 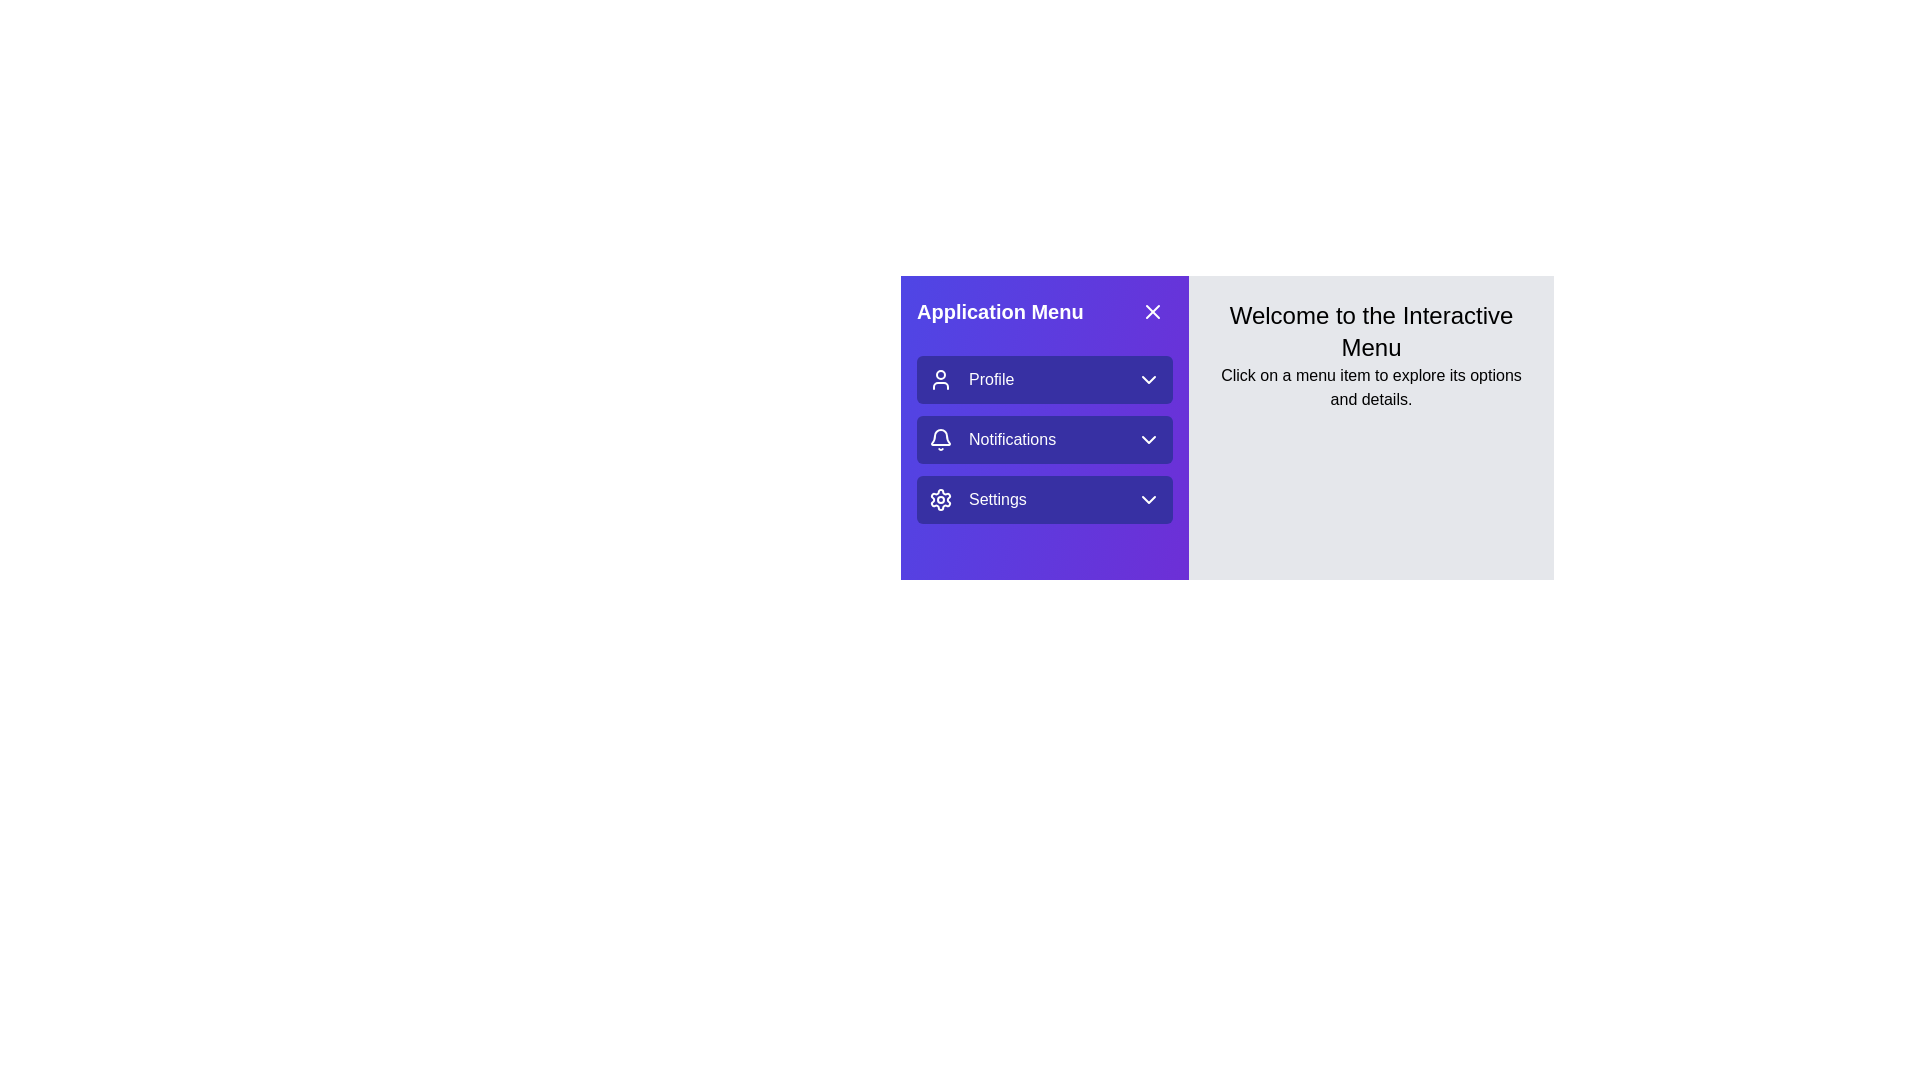 I want to click on the Profile menu icon (SVG) located to the left of the 'Profile' text label in the Application Menu panel for identification purposes, so click(x=939, y=380).